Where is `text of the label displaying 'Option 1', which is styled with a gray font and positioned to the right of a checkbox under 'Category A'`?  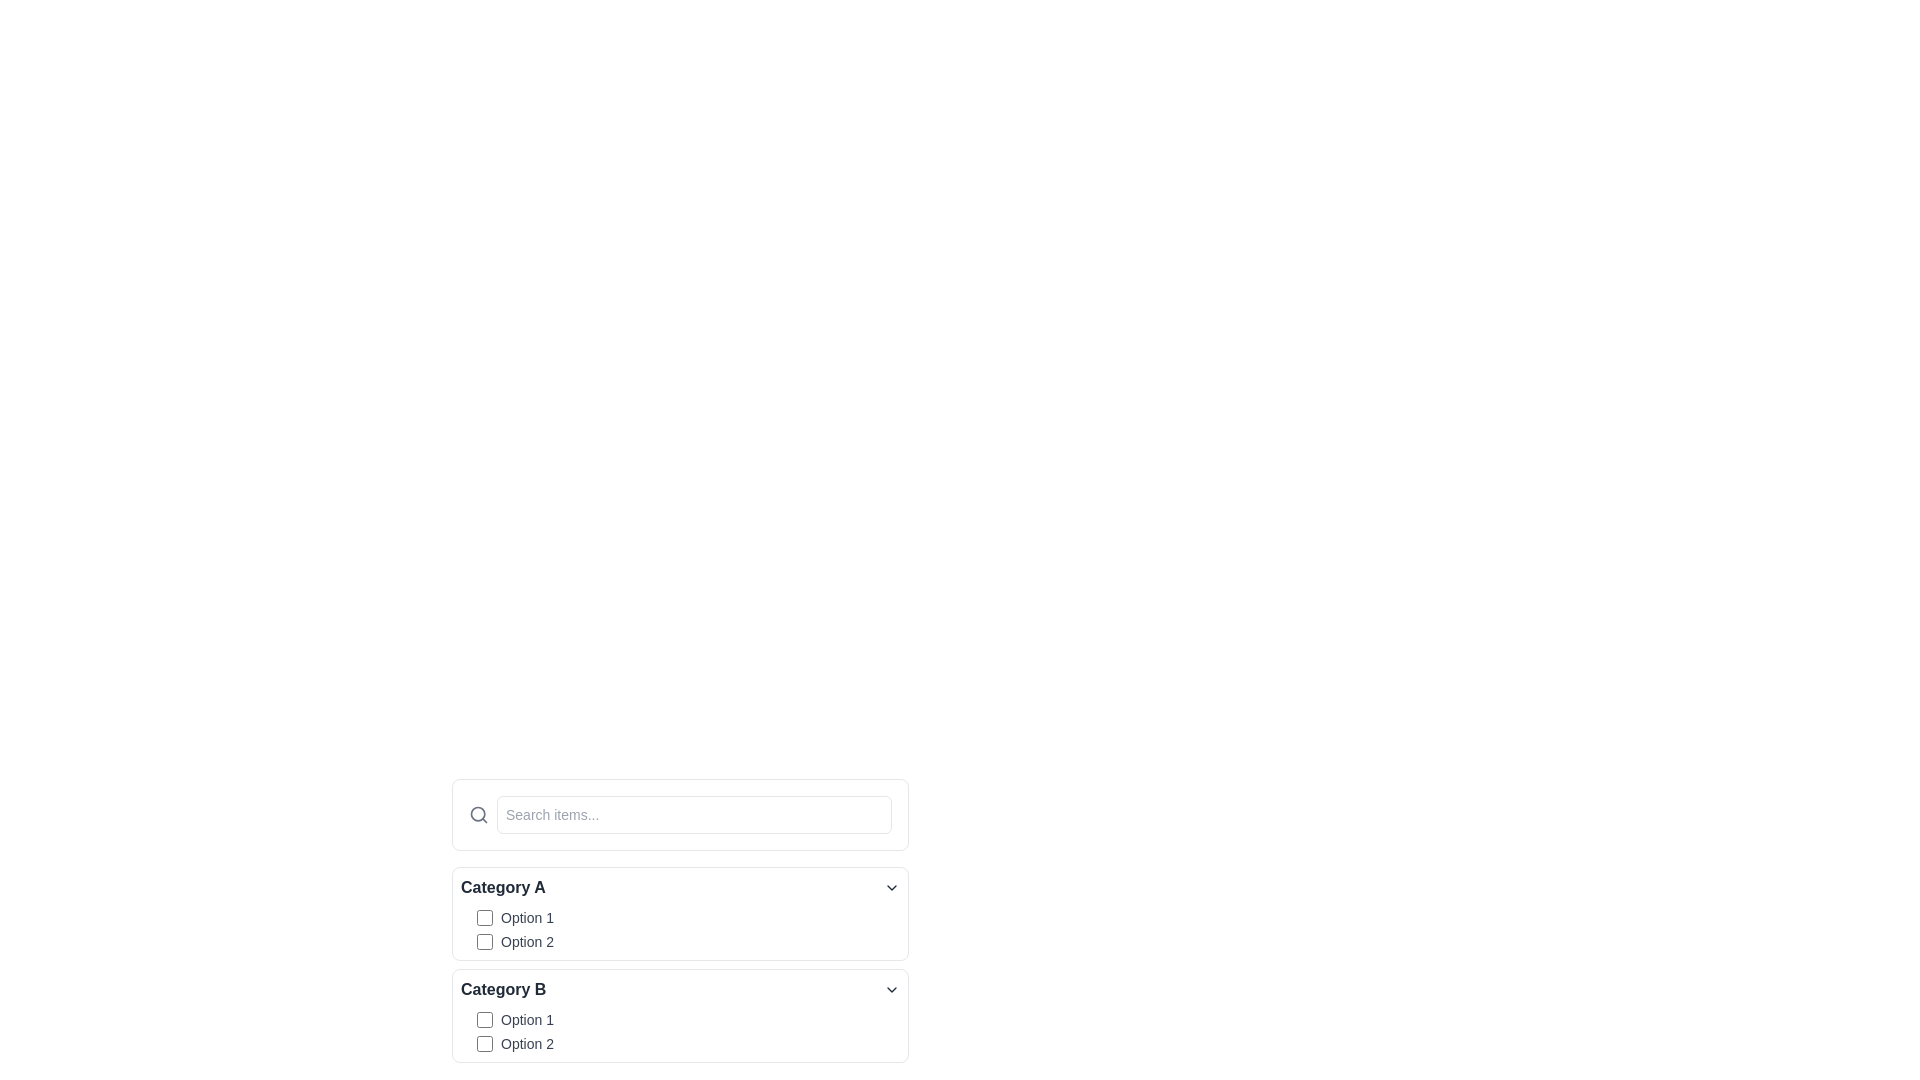 text of the label displaying 'Option 1', which is styled with a gray font and positioned to the right of a checkbox under 'Category A' is located at coordinates (527, 918).